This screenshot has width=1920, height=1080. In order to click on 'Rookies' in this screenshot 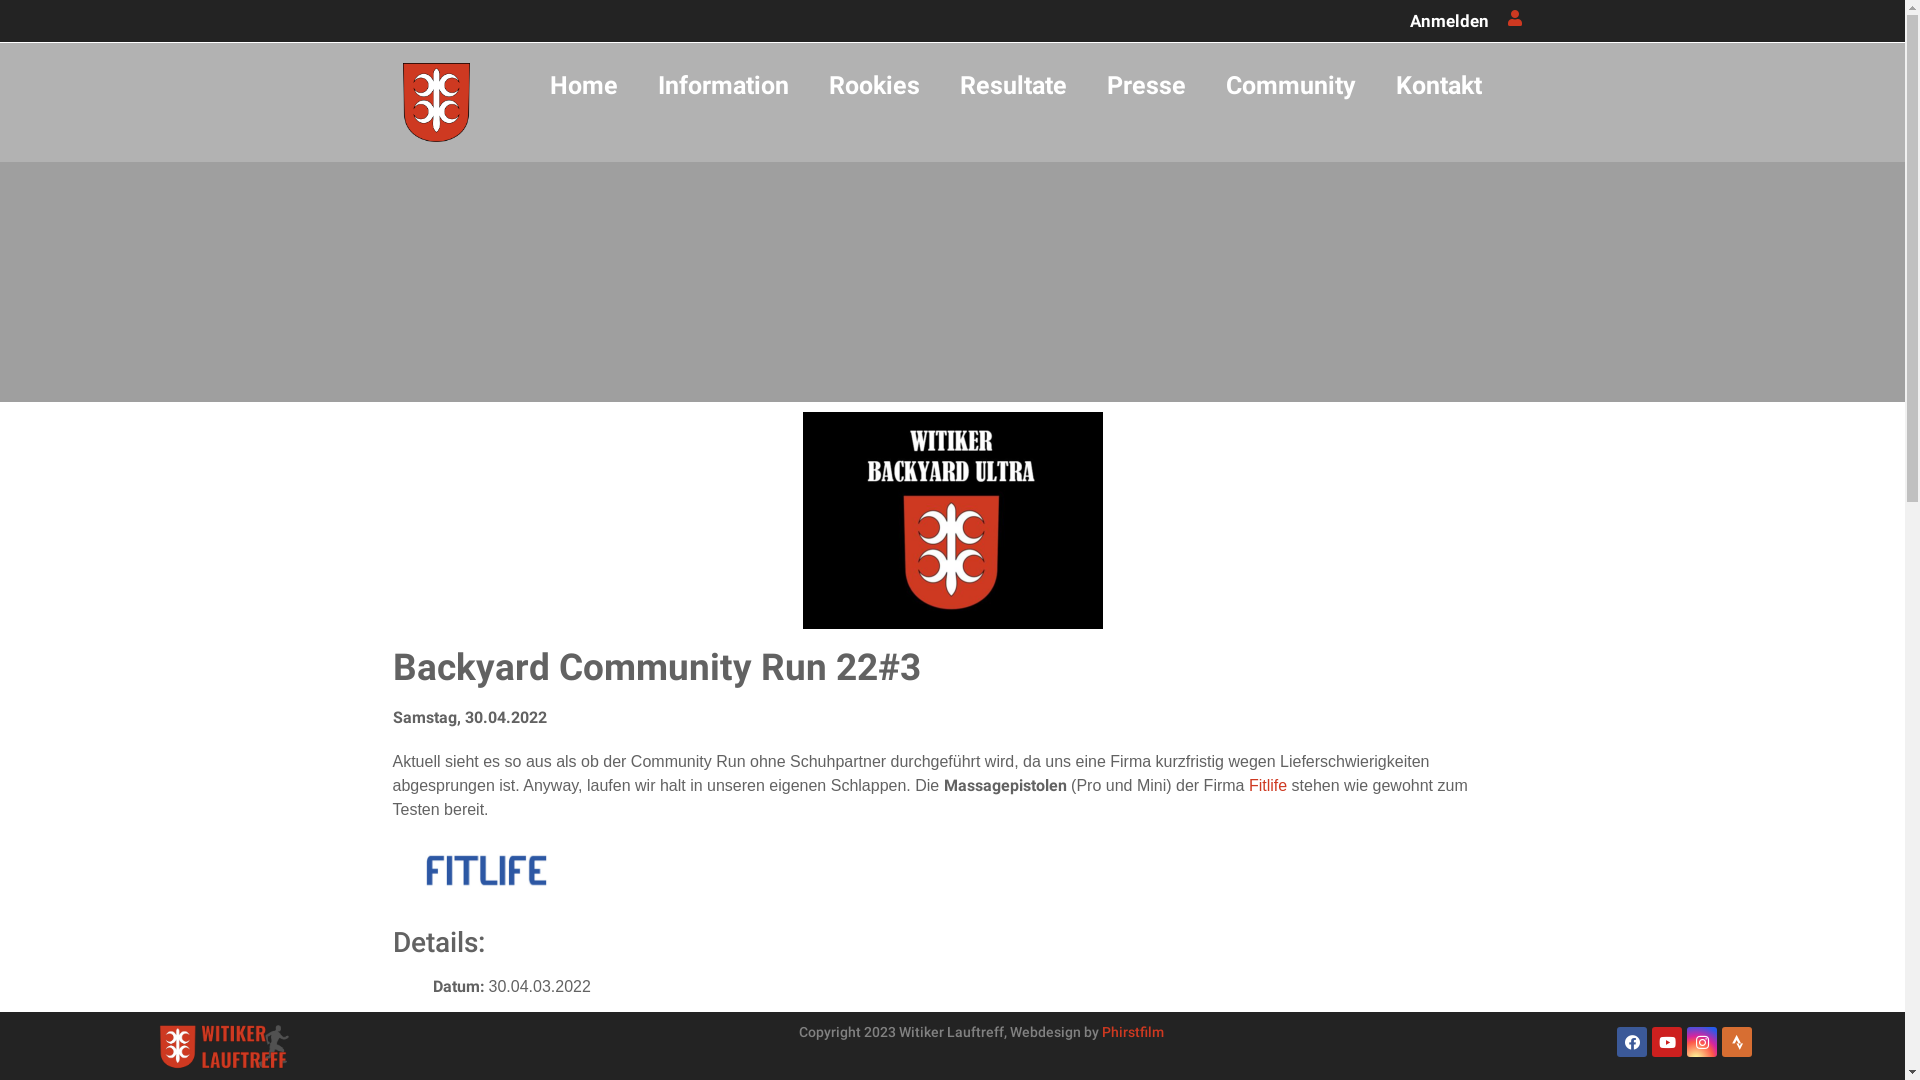, I will do `click(874, 84)`.